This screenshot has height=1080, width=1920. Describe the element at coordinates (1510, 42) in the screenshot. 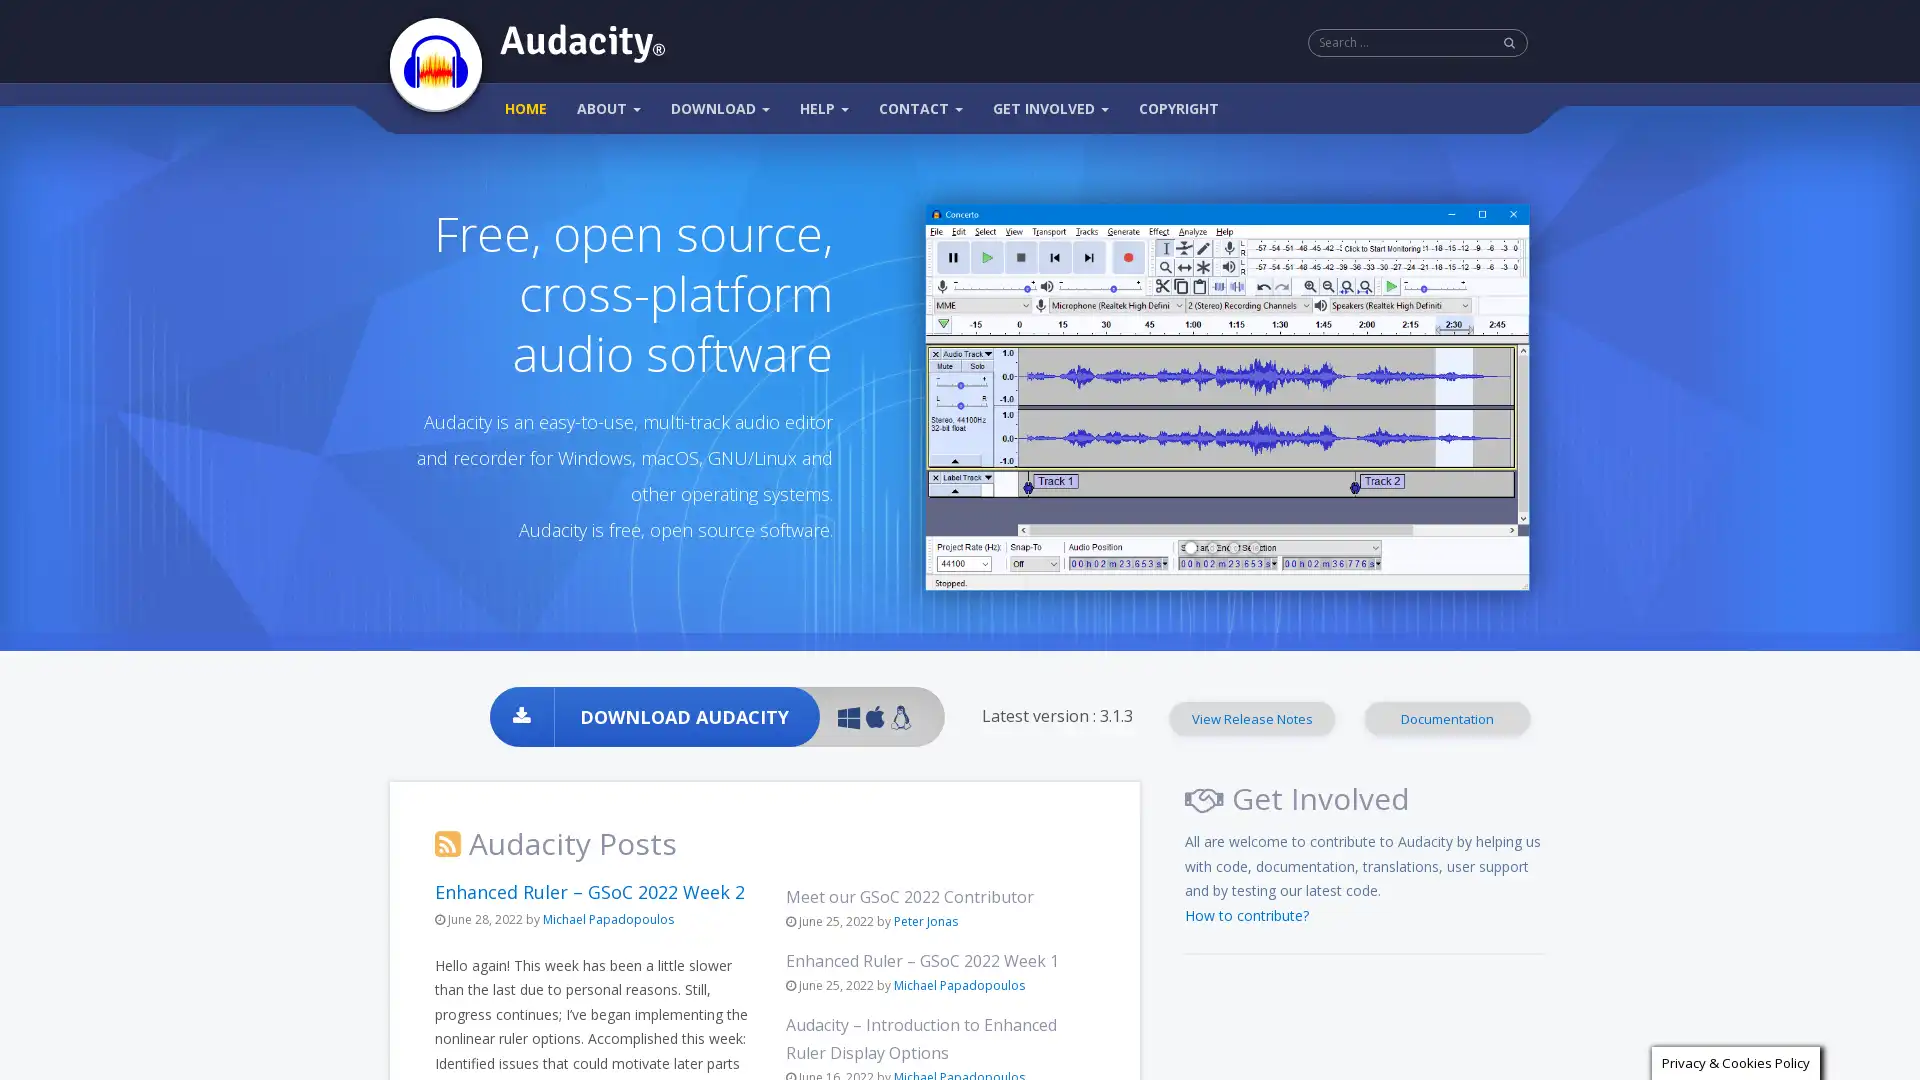

I see `Search` at that location.